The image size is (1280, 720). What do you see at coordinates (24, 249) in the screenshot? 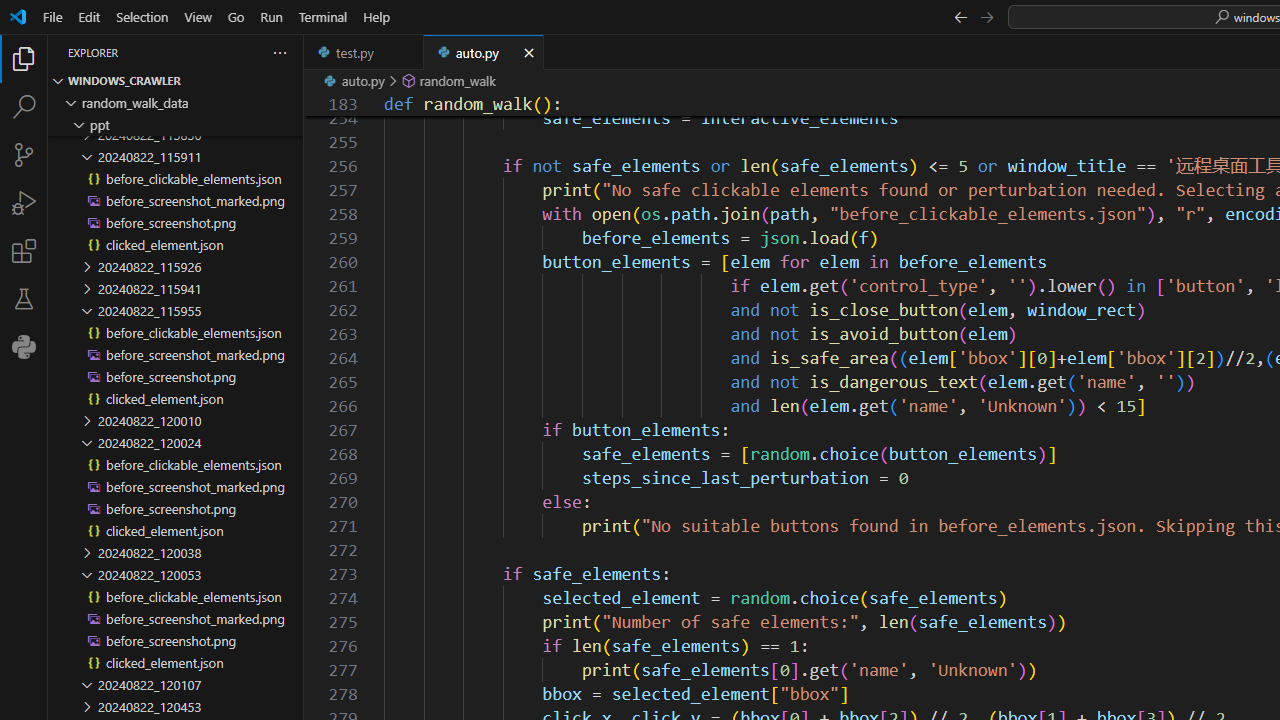
I see `'Extensions (Ctrl+Shift+X)'` at bounding box center [24, 249].